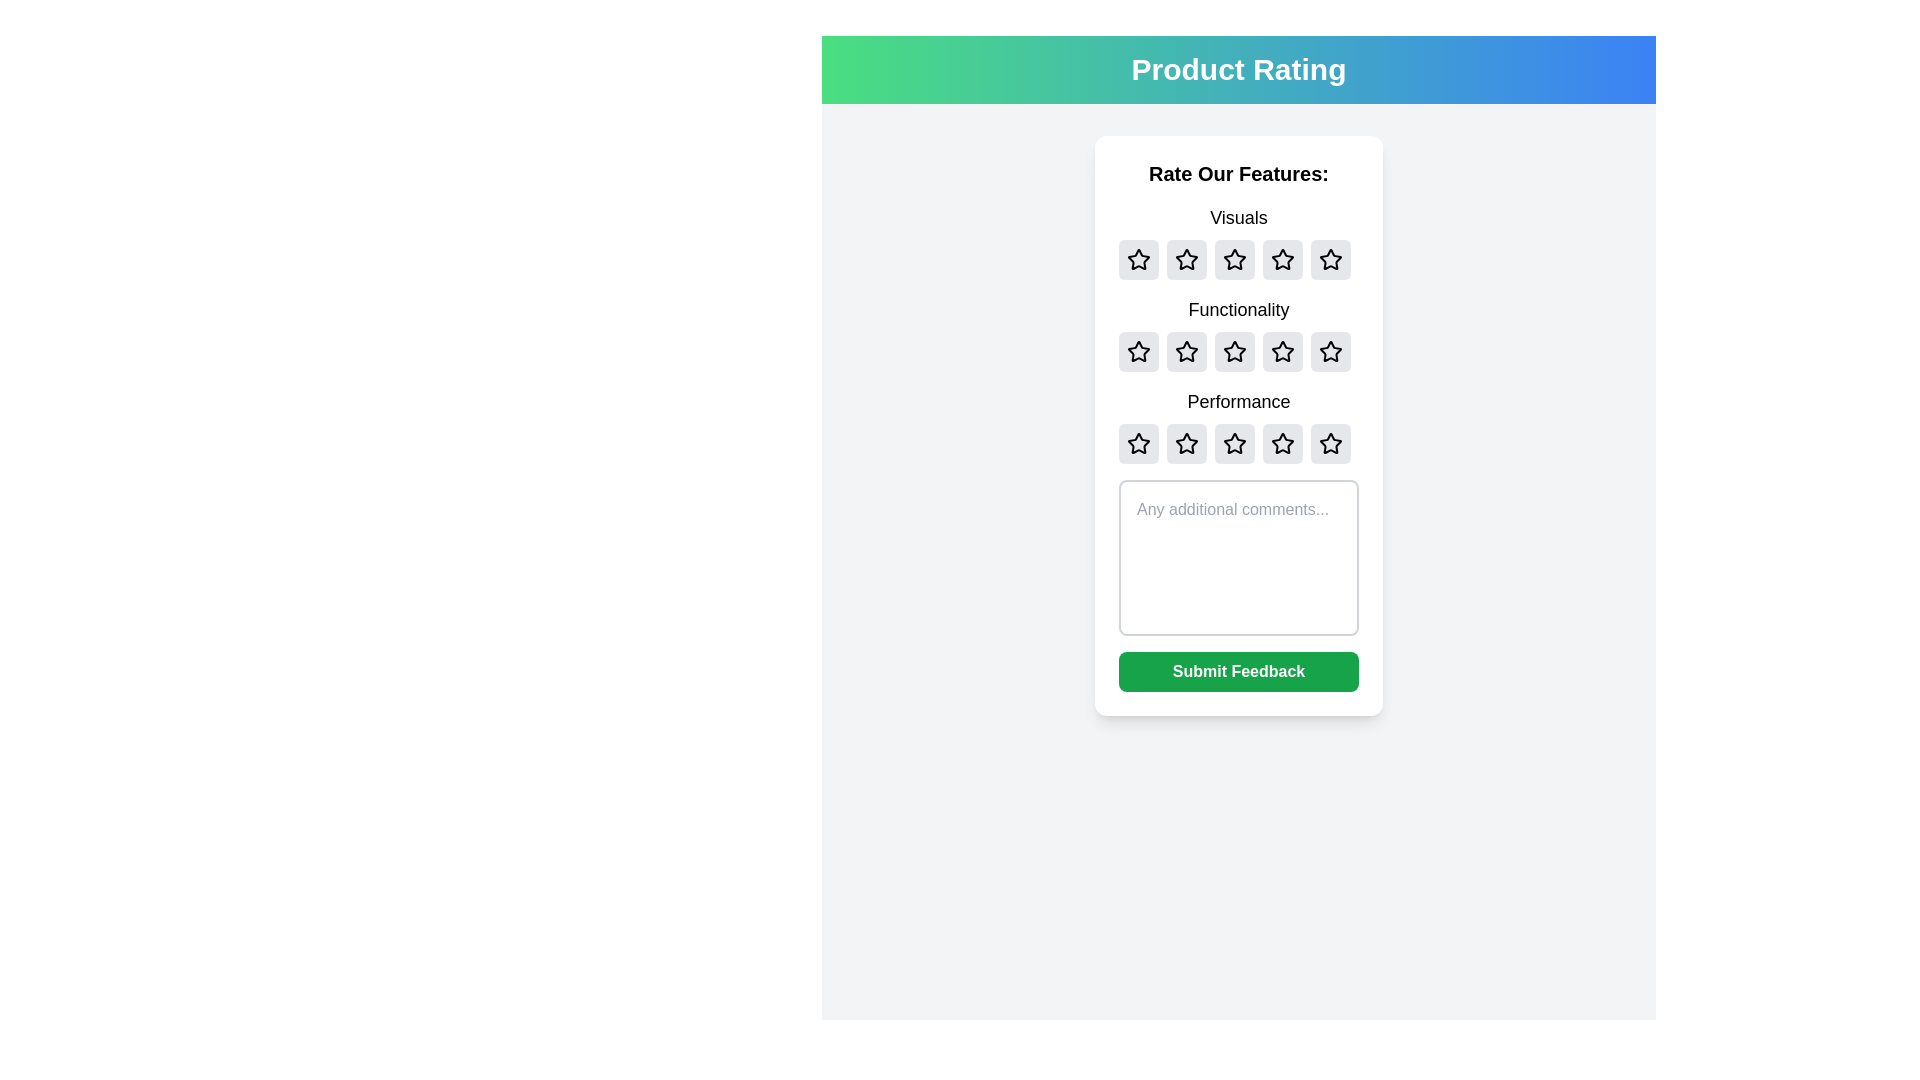 The height and width of the screenshot is (1080, 1920). I want to click on the fourth star icon in the performance rating section, so click(1282, 442).